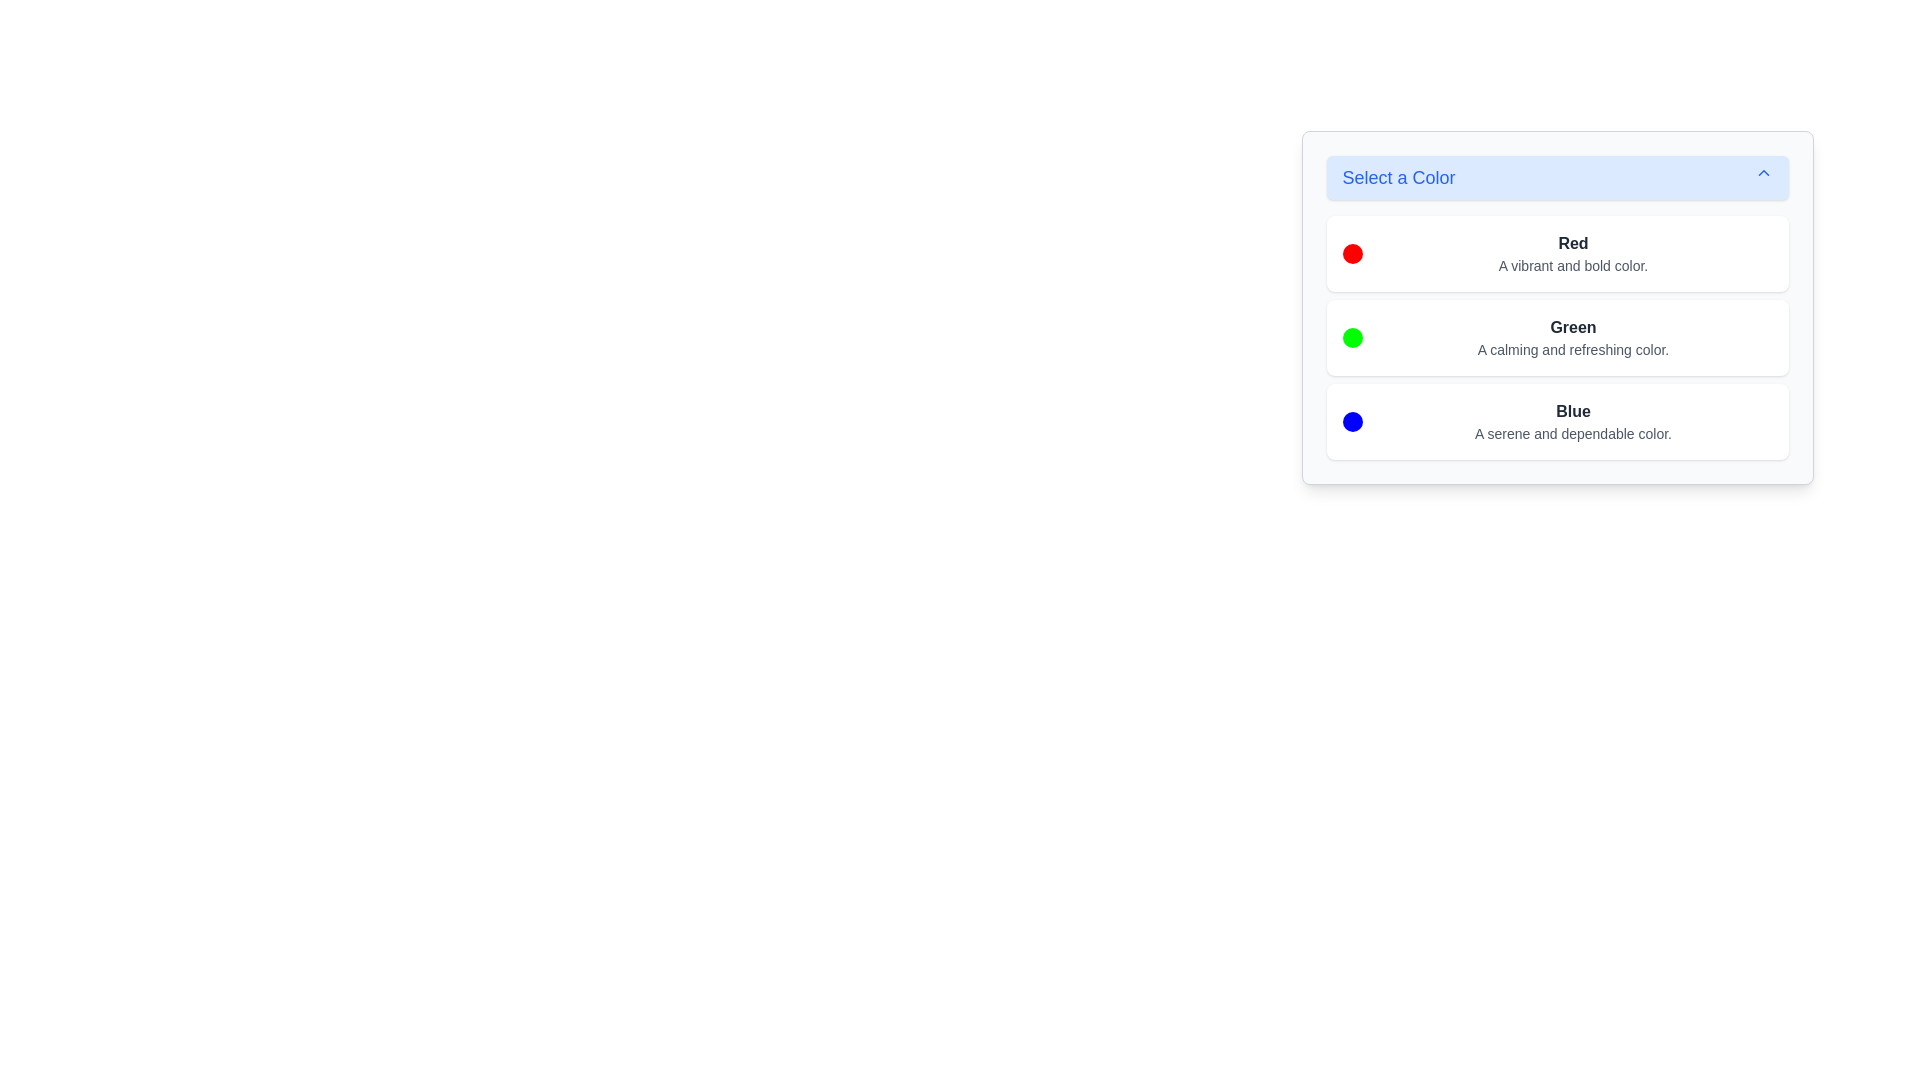 The height and width of the screenshot is (1080, 1920). Describe the element at coordinates (1556, 420) in the screenshot. I see `the third selectable list item titled 'Blue' with a blue-filled circle icon, located under the 'Select a Color' section, to navigate through the keyboard` at that location.